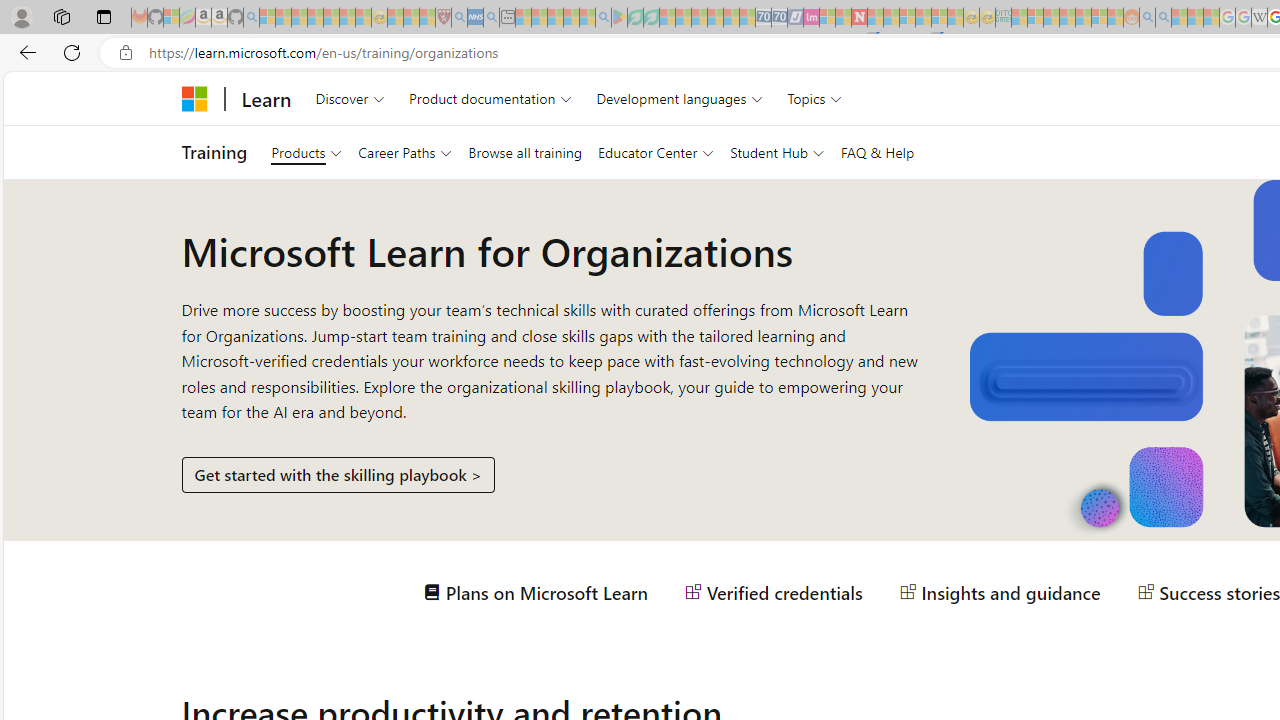 This screenshot has width=1280, height=720. What do you see at coordinates (859, 17) in the screenshot?
I see `'Latest Politics News & Archive | Newsweek.com - Sleeping'` at bounding box center [859, 17].